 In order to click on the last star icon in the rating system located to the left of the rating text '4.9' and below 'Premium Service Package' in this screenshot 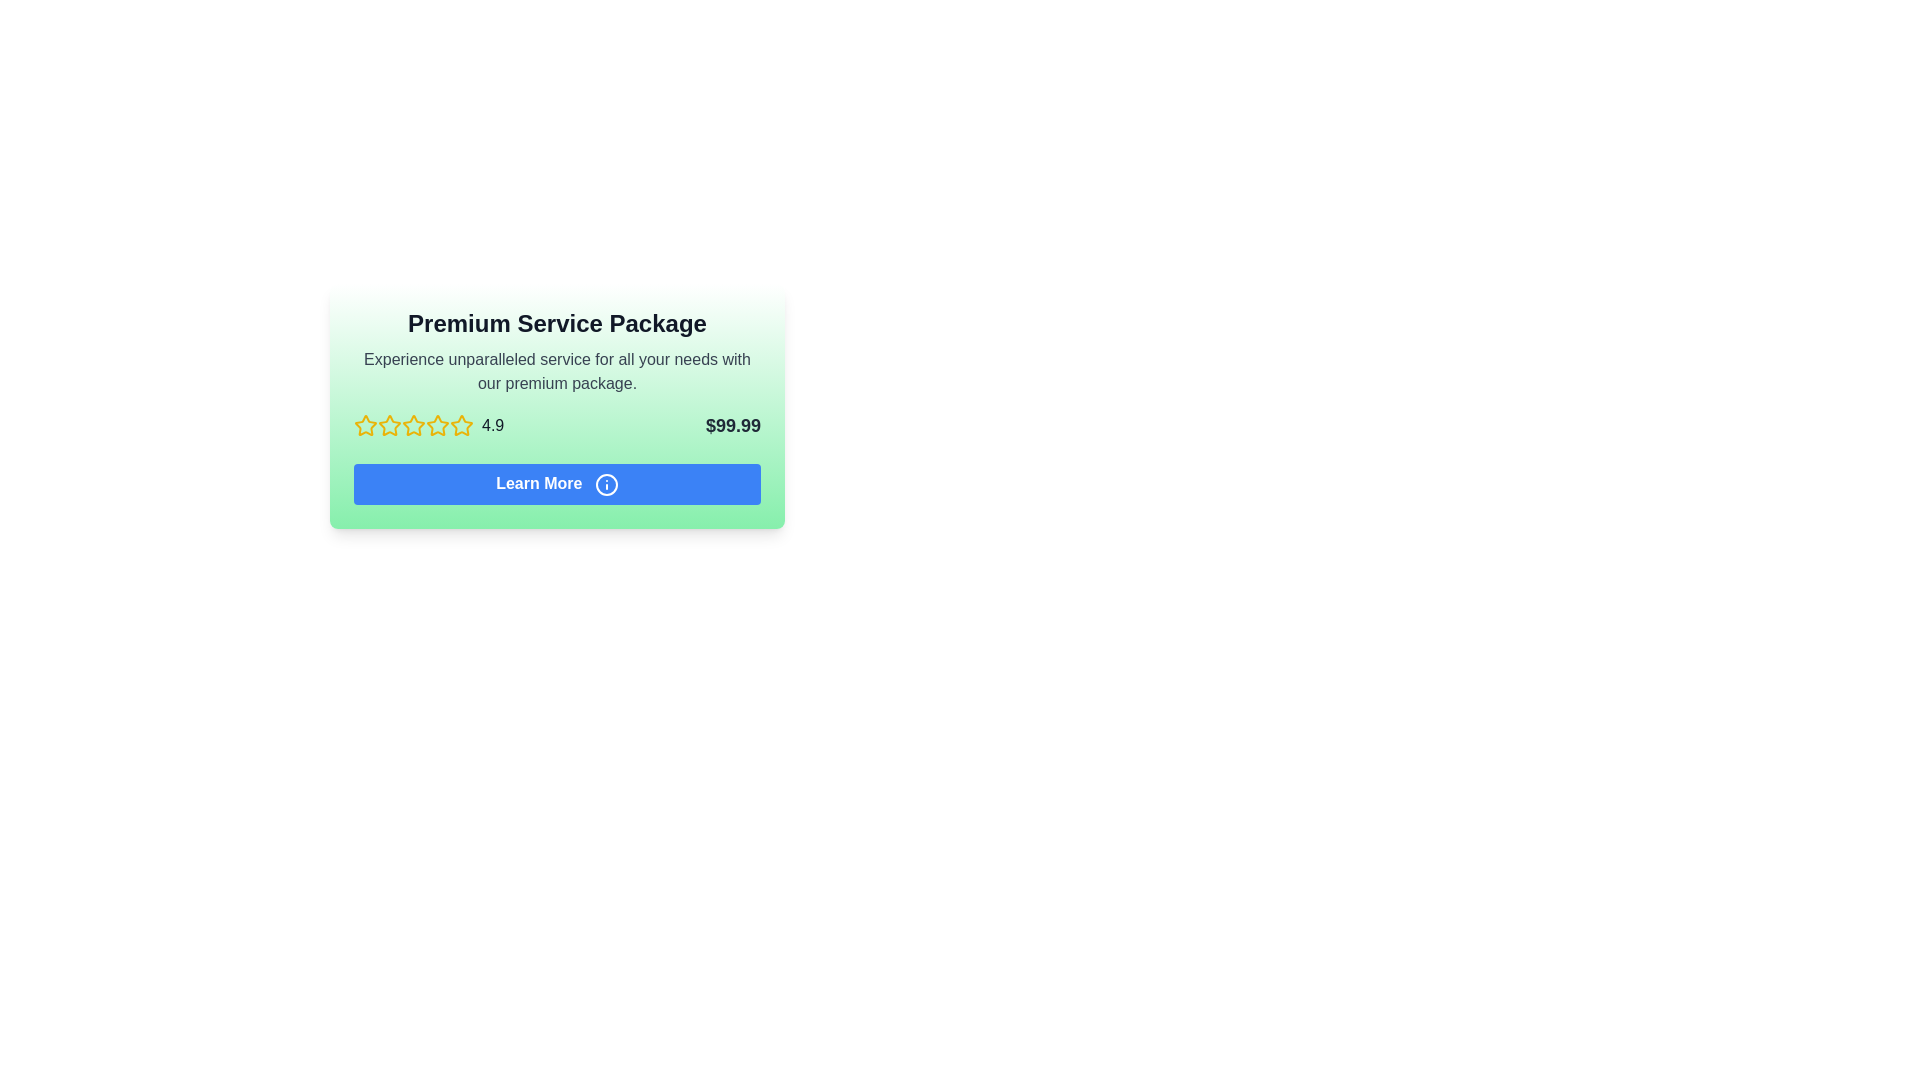, I will do `click(460, 424)`.